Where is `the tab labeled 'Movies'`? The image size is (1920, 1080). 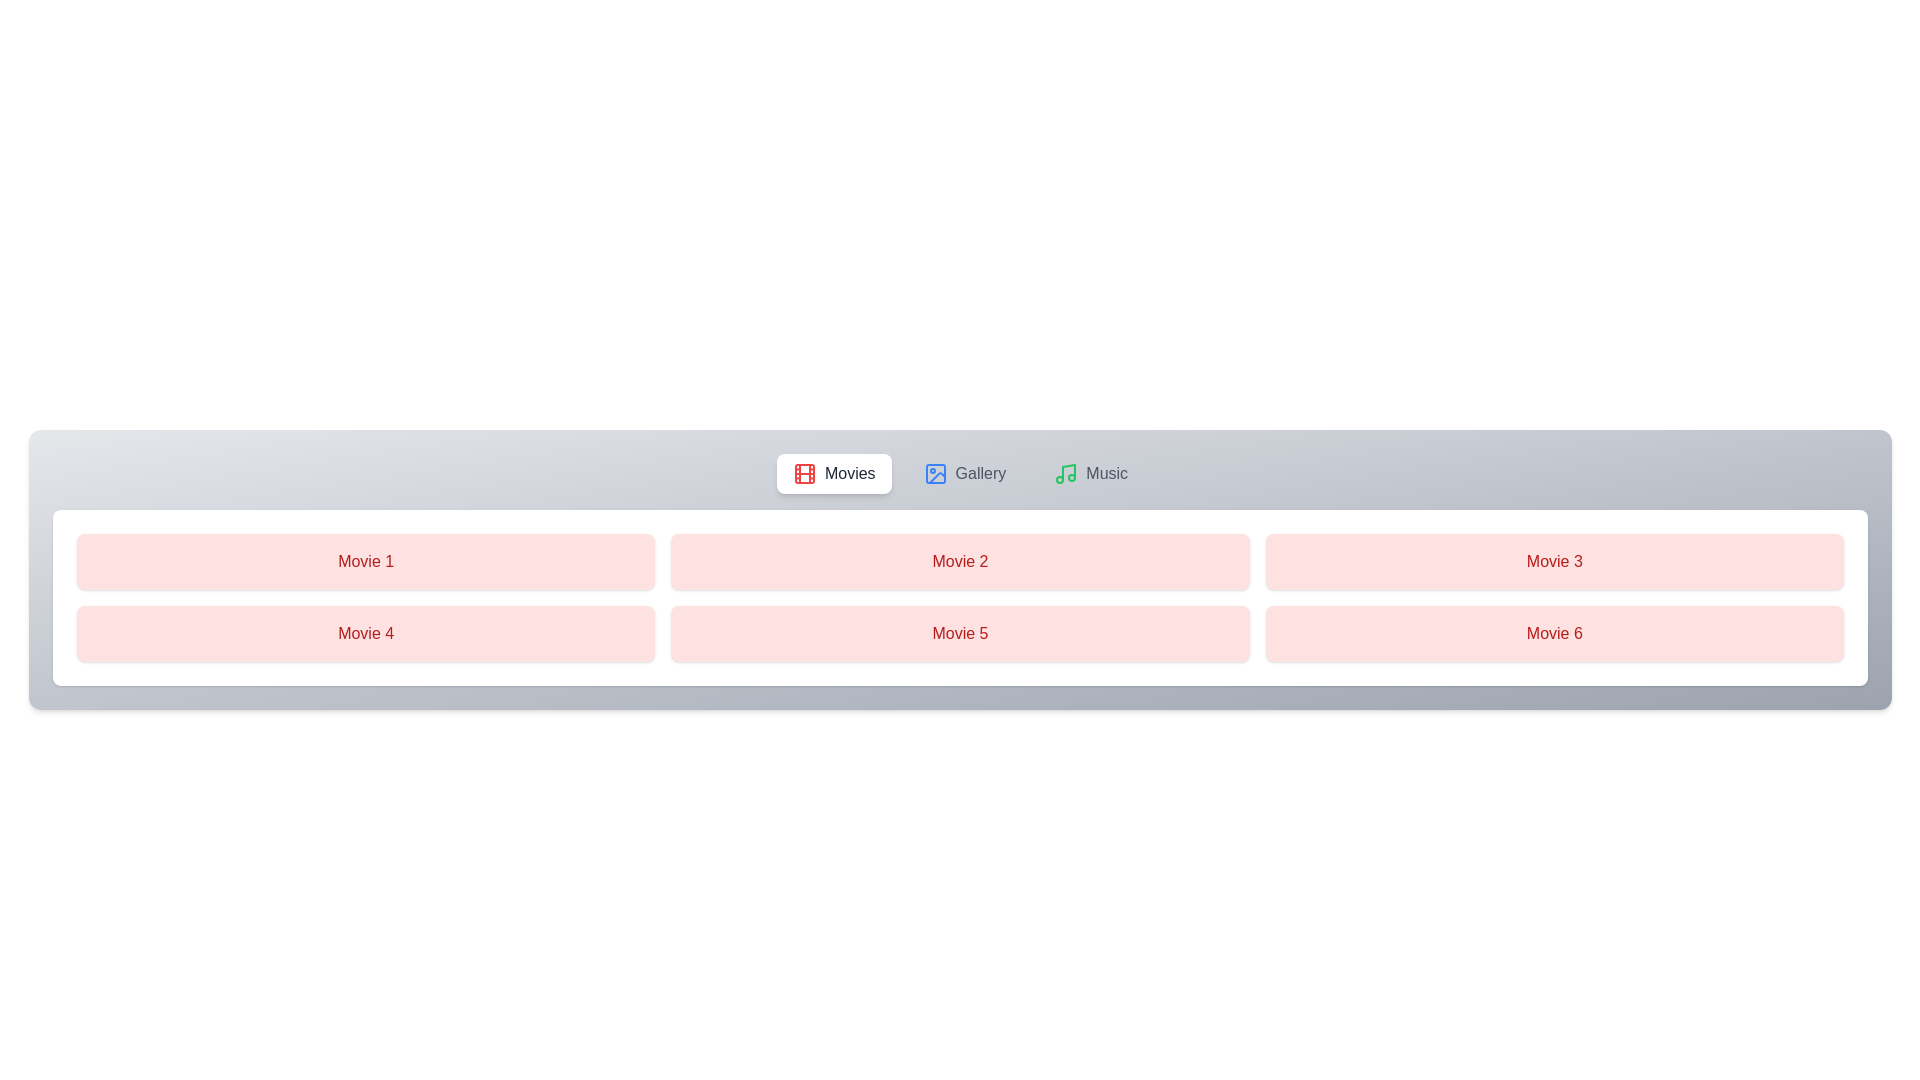
the tab labeled 'Movies' is located at coordinates (834, 474).